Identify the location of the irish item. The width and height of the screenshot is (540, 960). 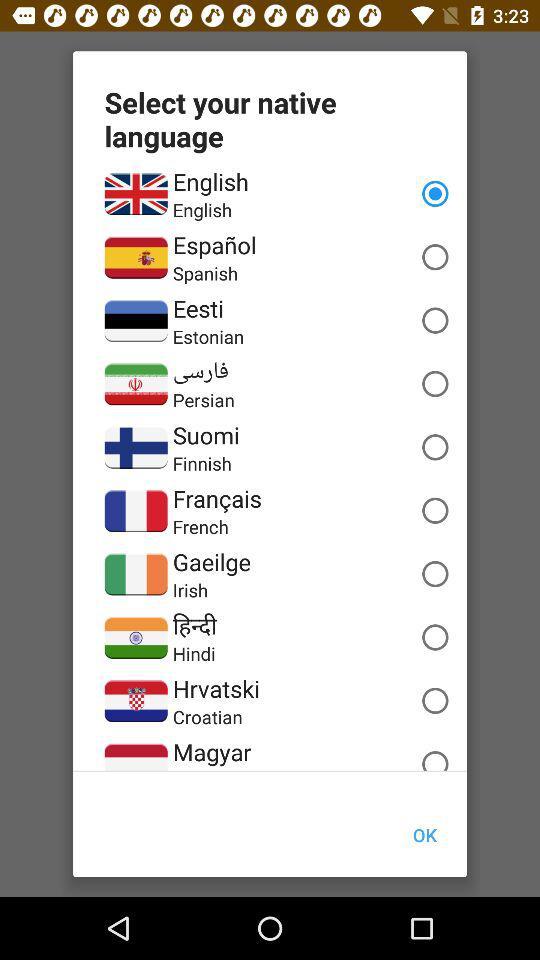
(190, 590).